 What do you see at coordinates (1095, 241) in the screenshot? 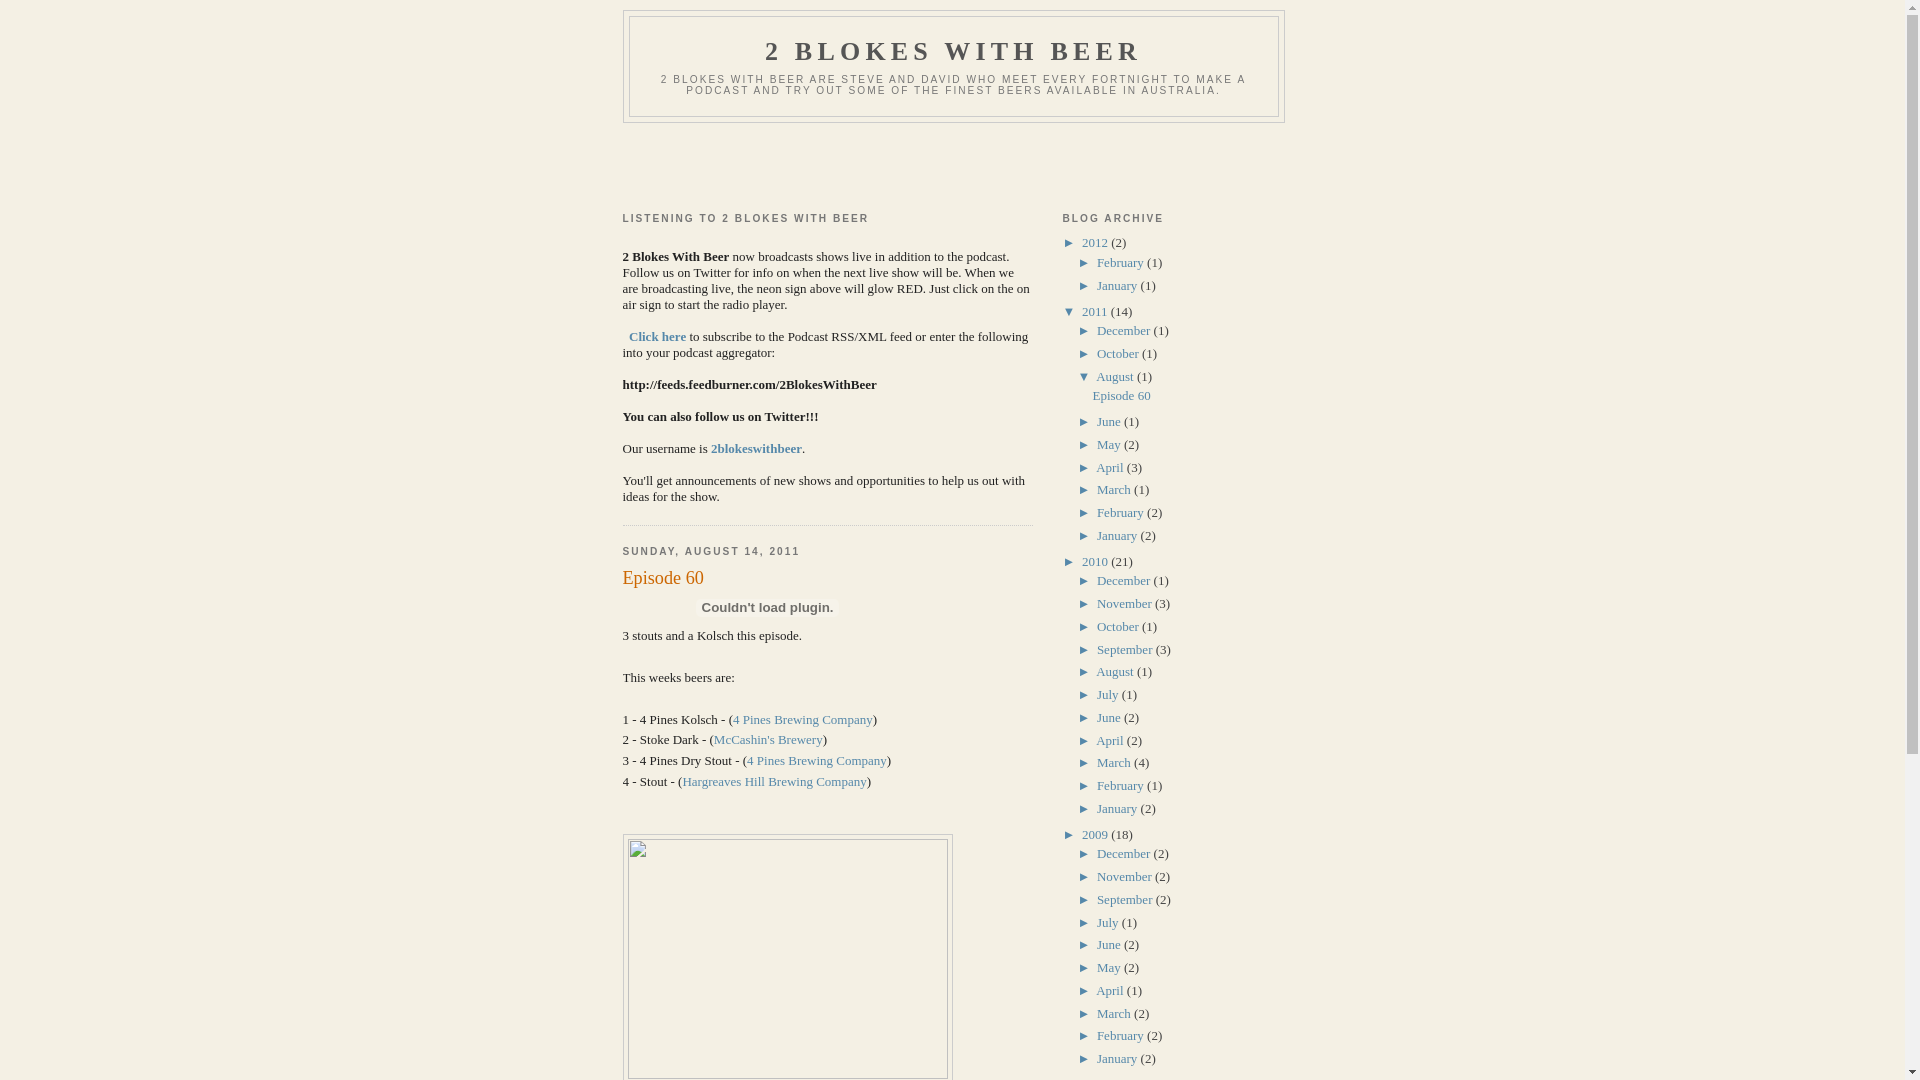
I see `'2012'` at bounding box center [1095, 241].